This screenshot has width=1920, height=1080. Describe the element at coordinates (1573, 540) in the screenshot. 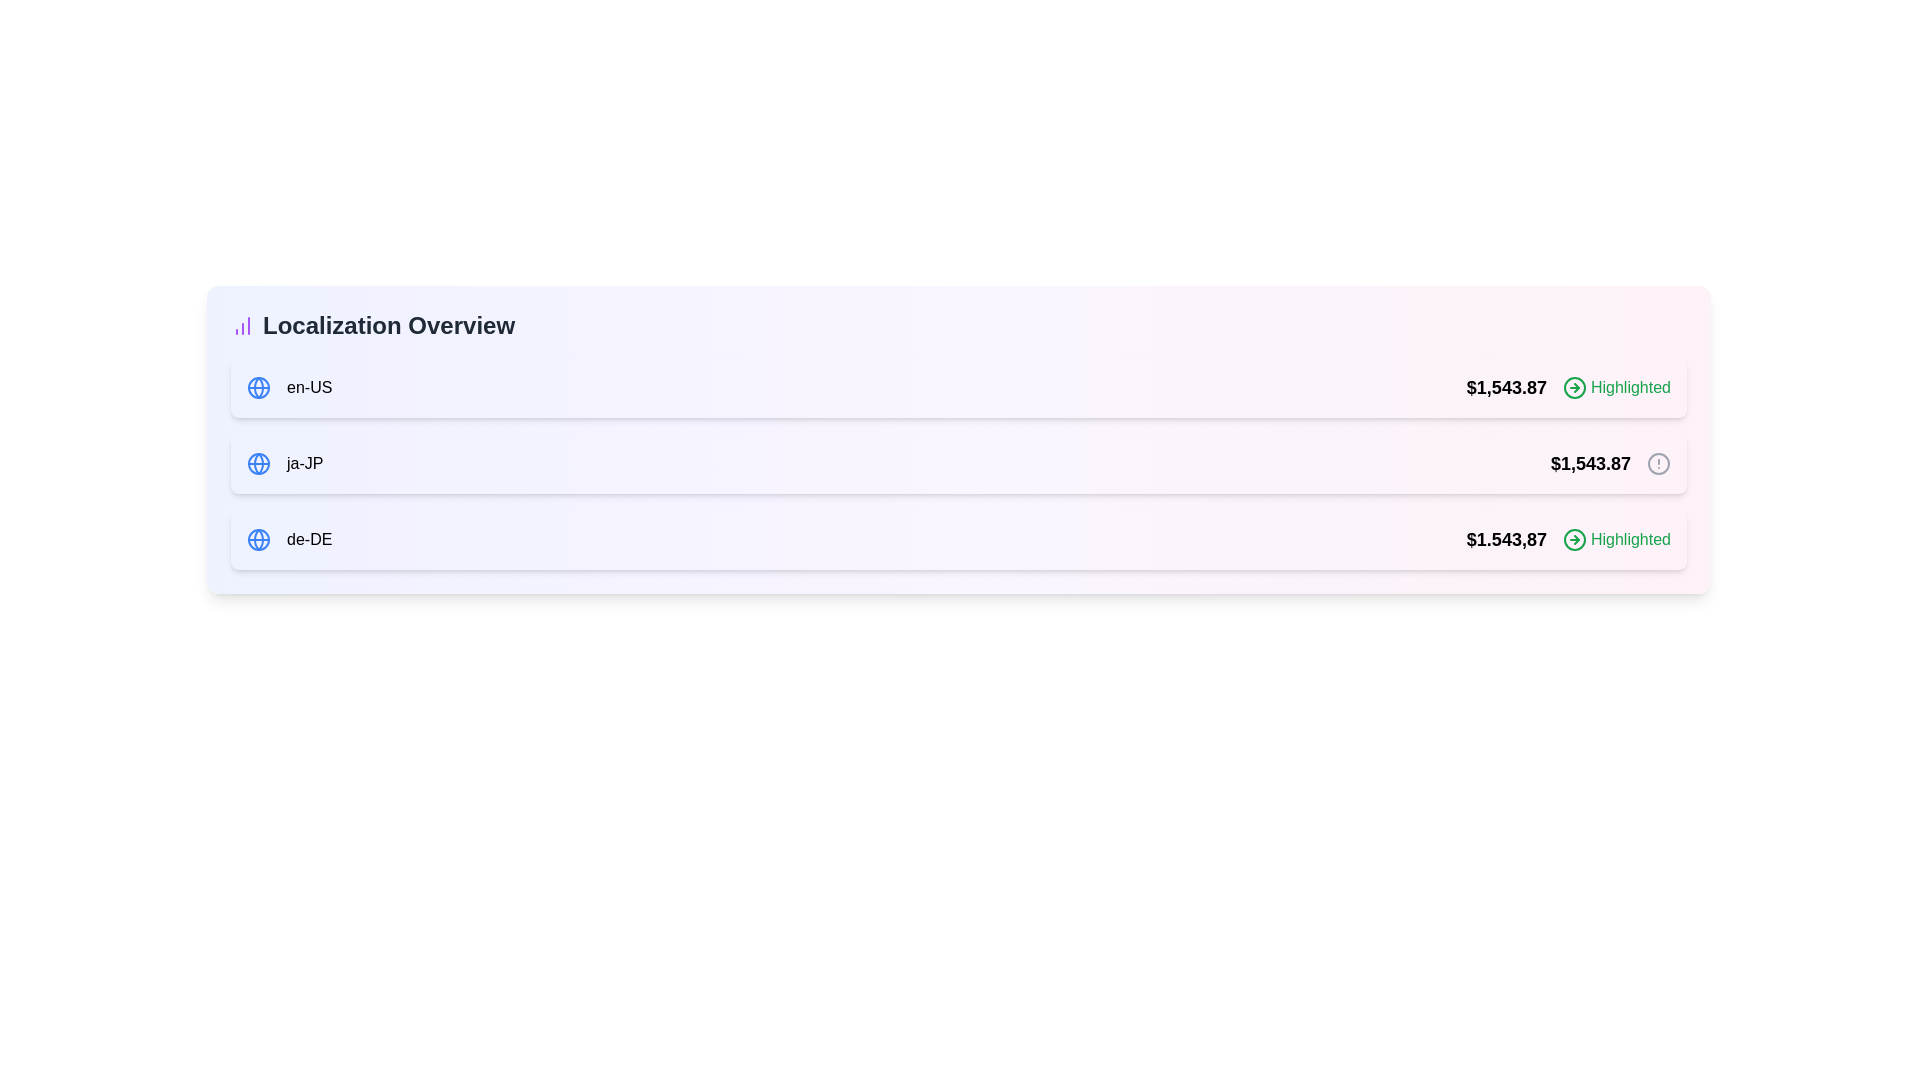

I see `the SVG circle component, which is the leftmost part of the icon in the rightmost segment of the bottommost row in the interface` at that location.